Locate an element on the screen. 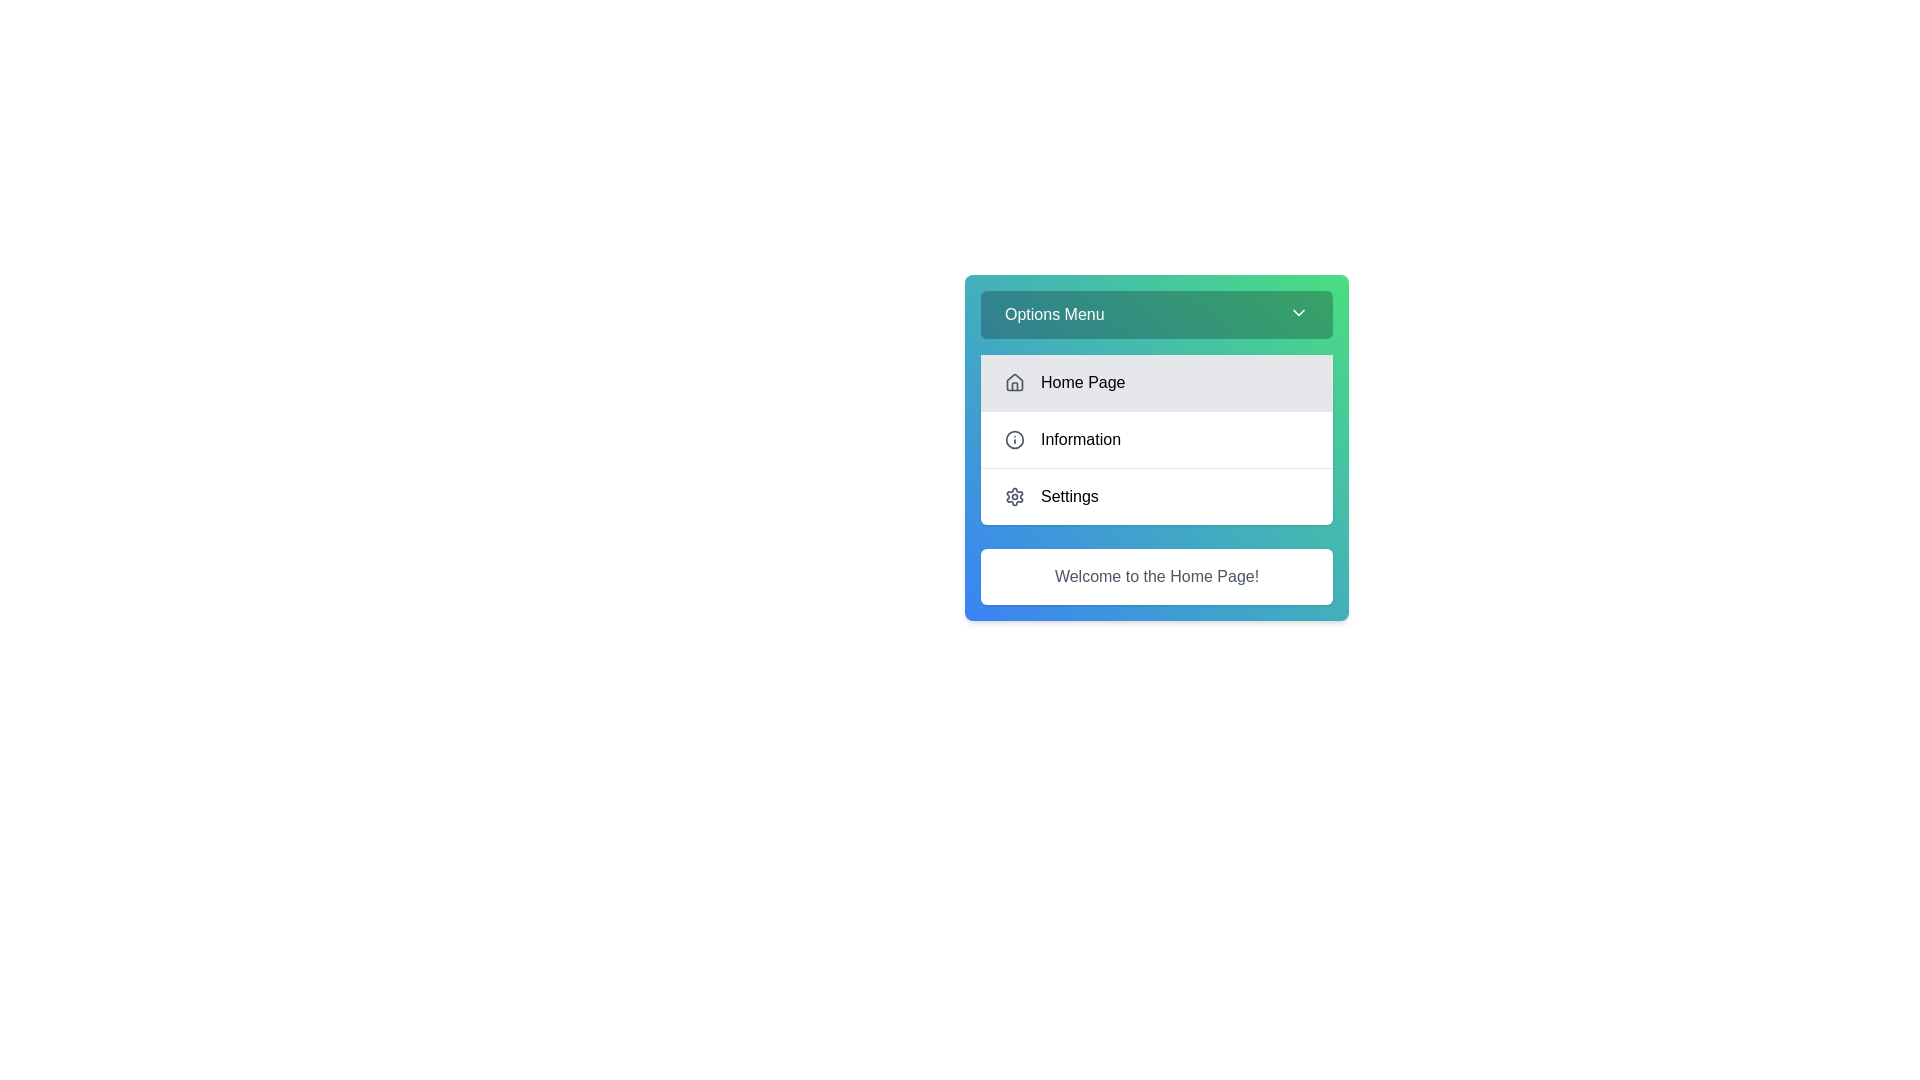 The image size is (1920, 1080). the 'settings' icon, which is located to the left of the text 'Settings' in the menu interface is located at coordinates (1014, 496).